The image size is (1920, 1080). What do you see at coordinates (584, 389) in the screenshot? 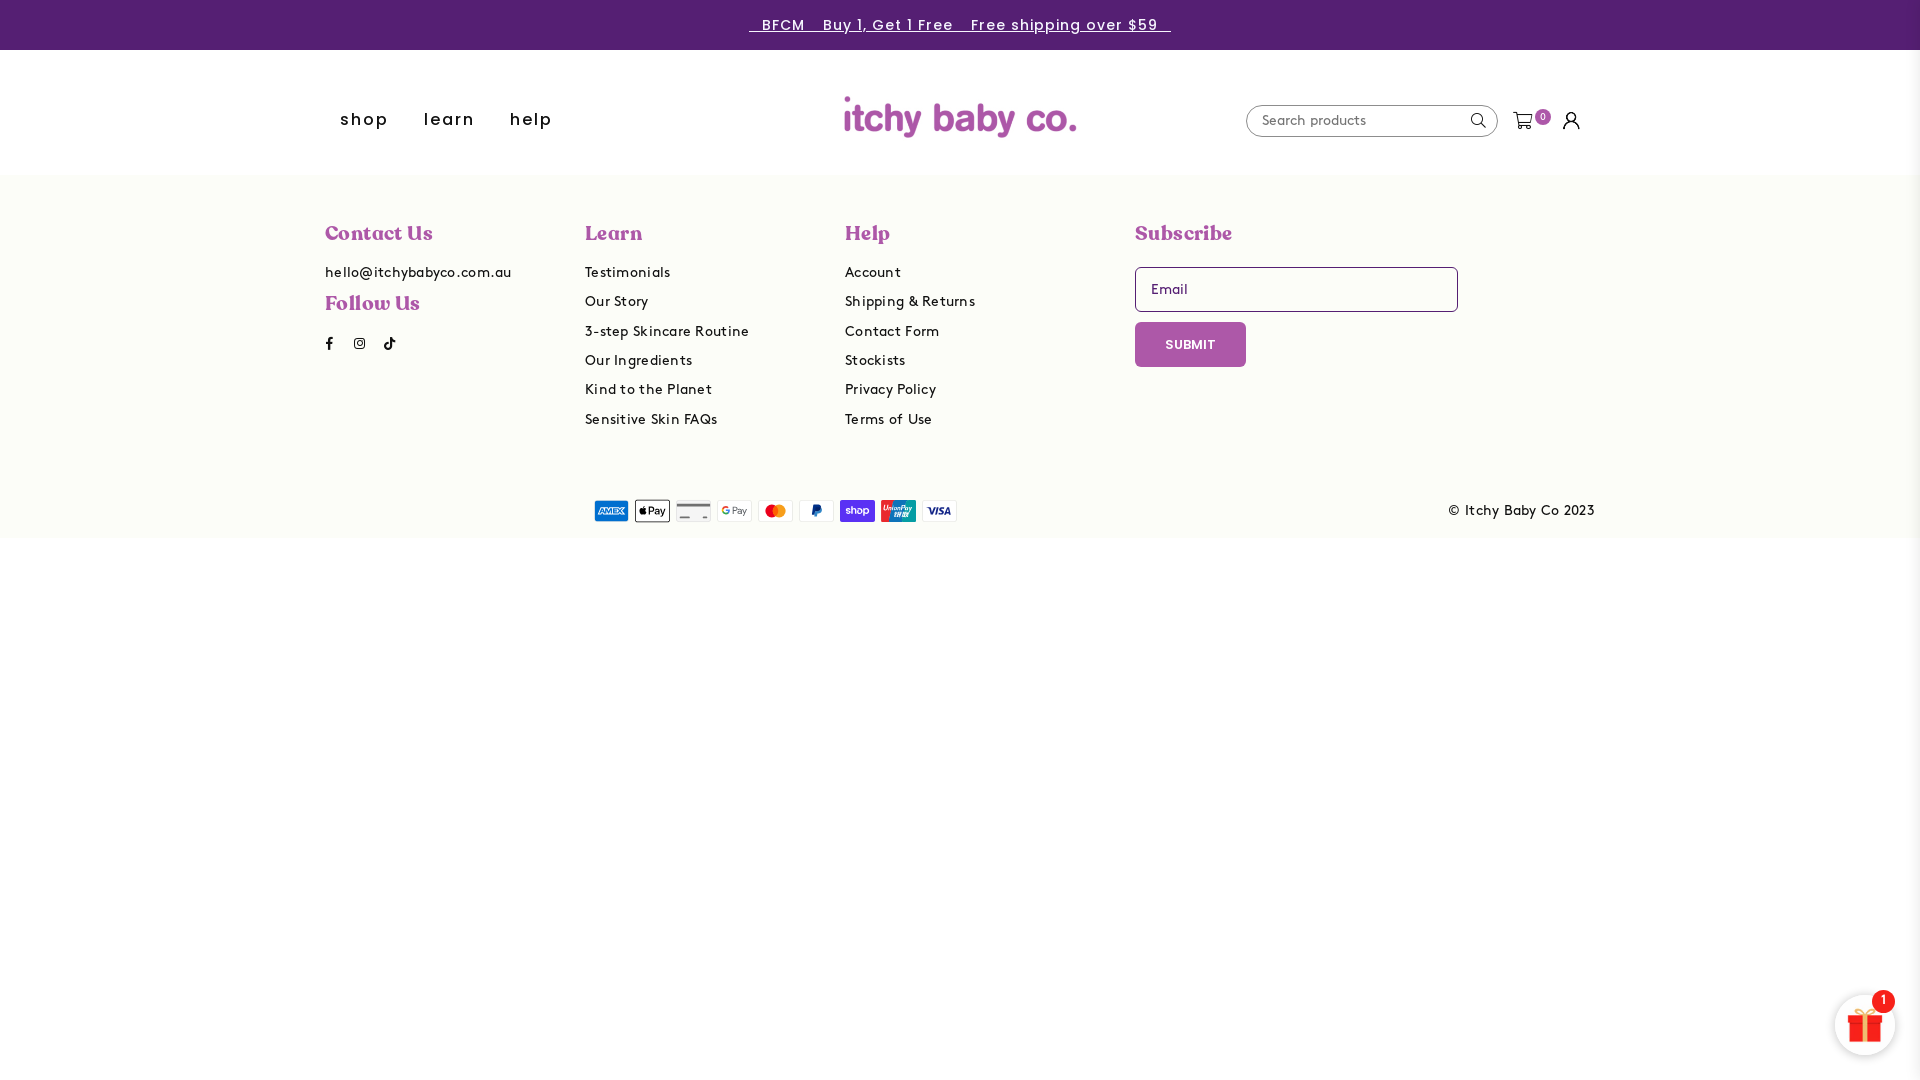
I see `'Kind to the Planet'` at bounding box center [584, 389].